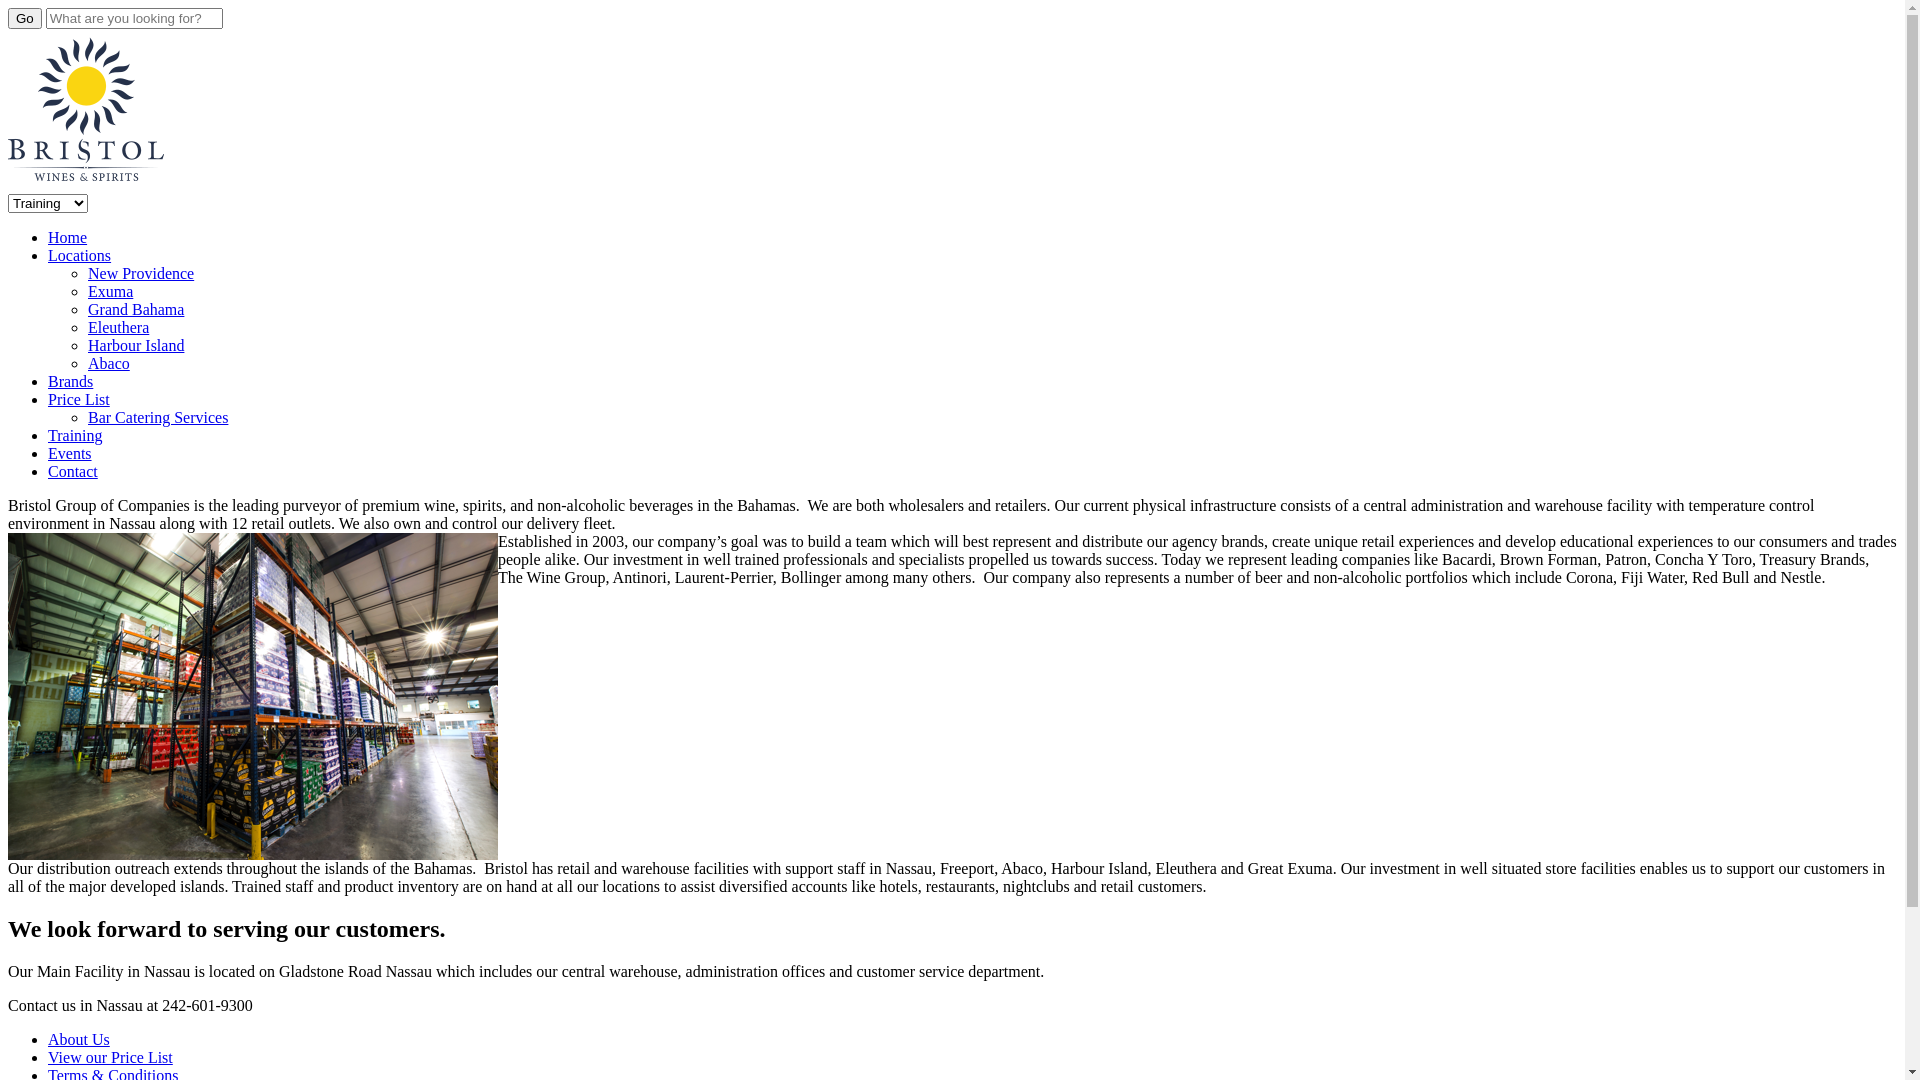  I want to click on 'Events', so click(70, 453).